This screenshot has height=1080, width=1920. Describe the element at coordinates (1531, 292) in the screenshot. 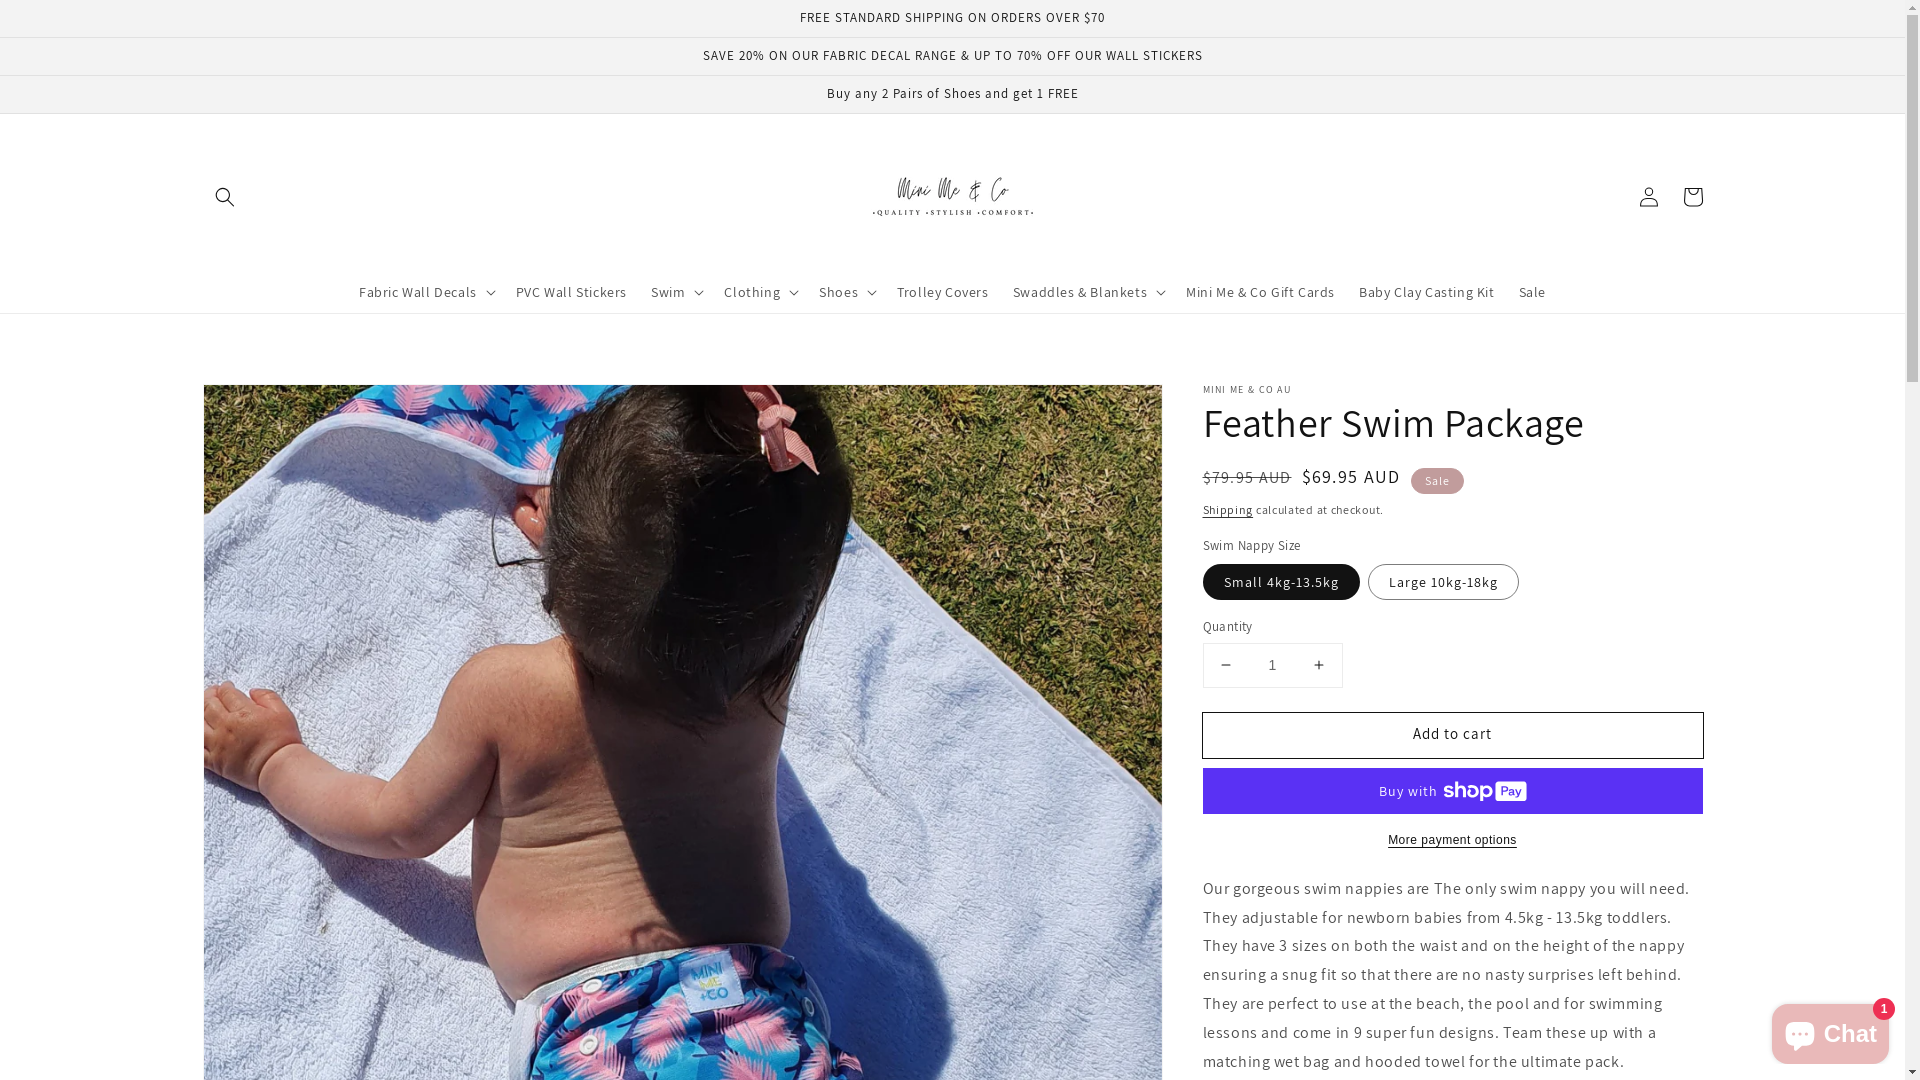

I see `'Sale'` at that location.